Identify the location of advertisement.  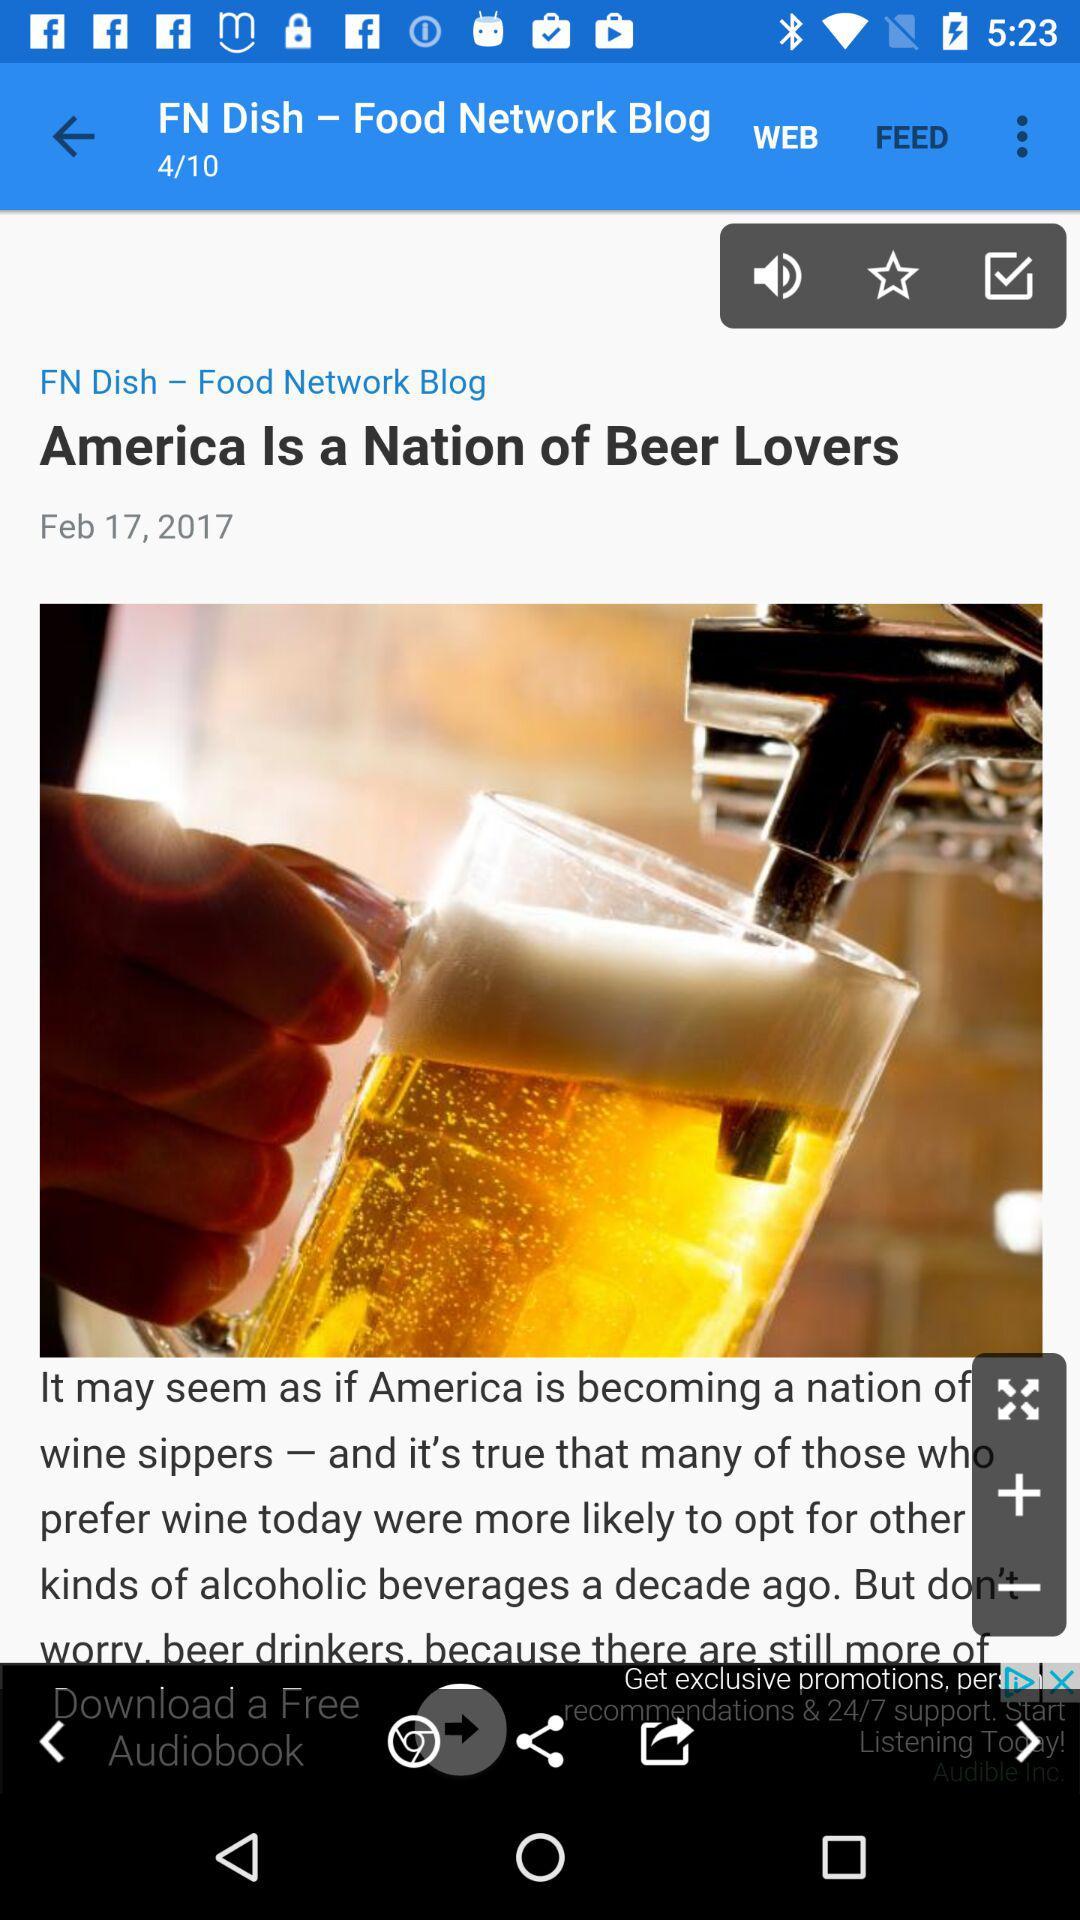
(1019, 1494).